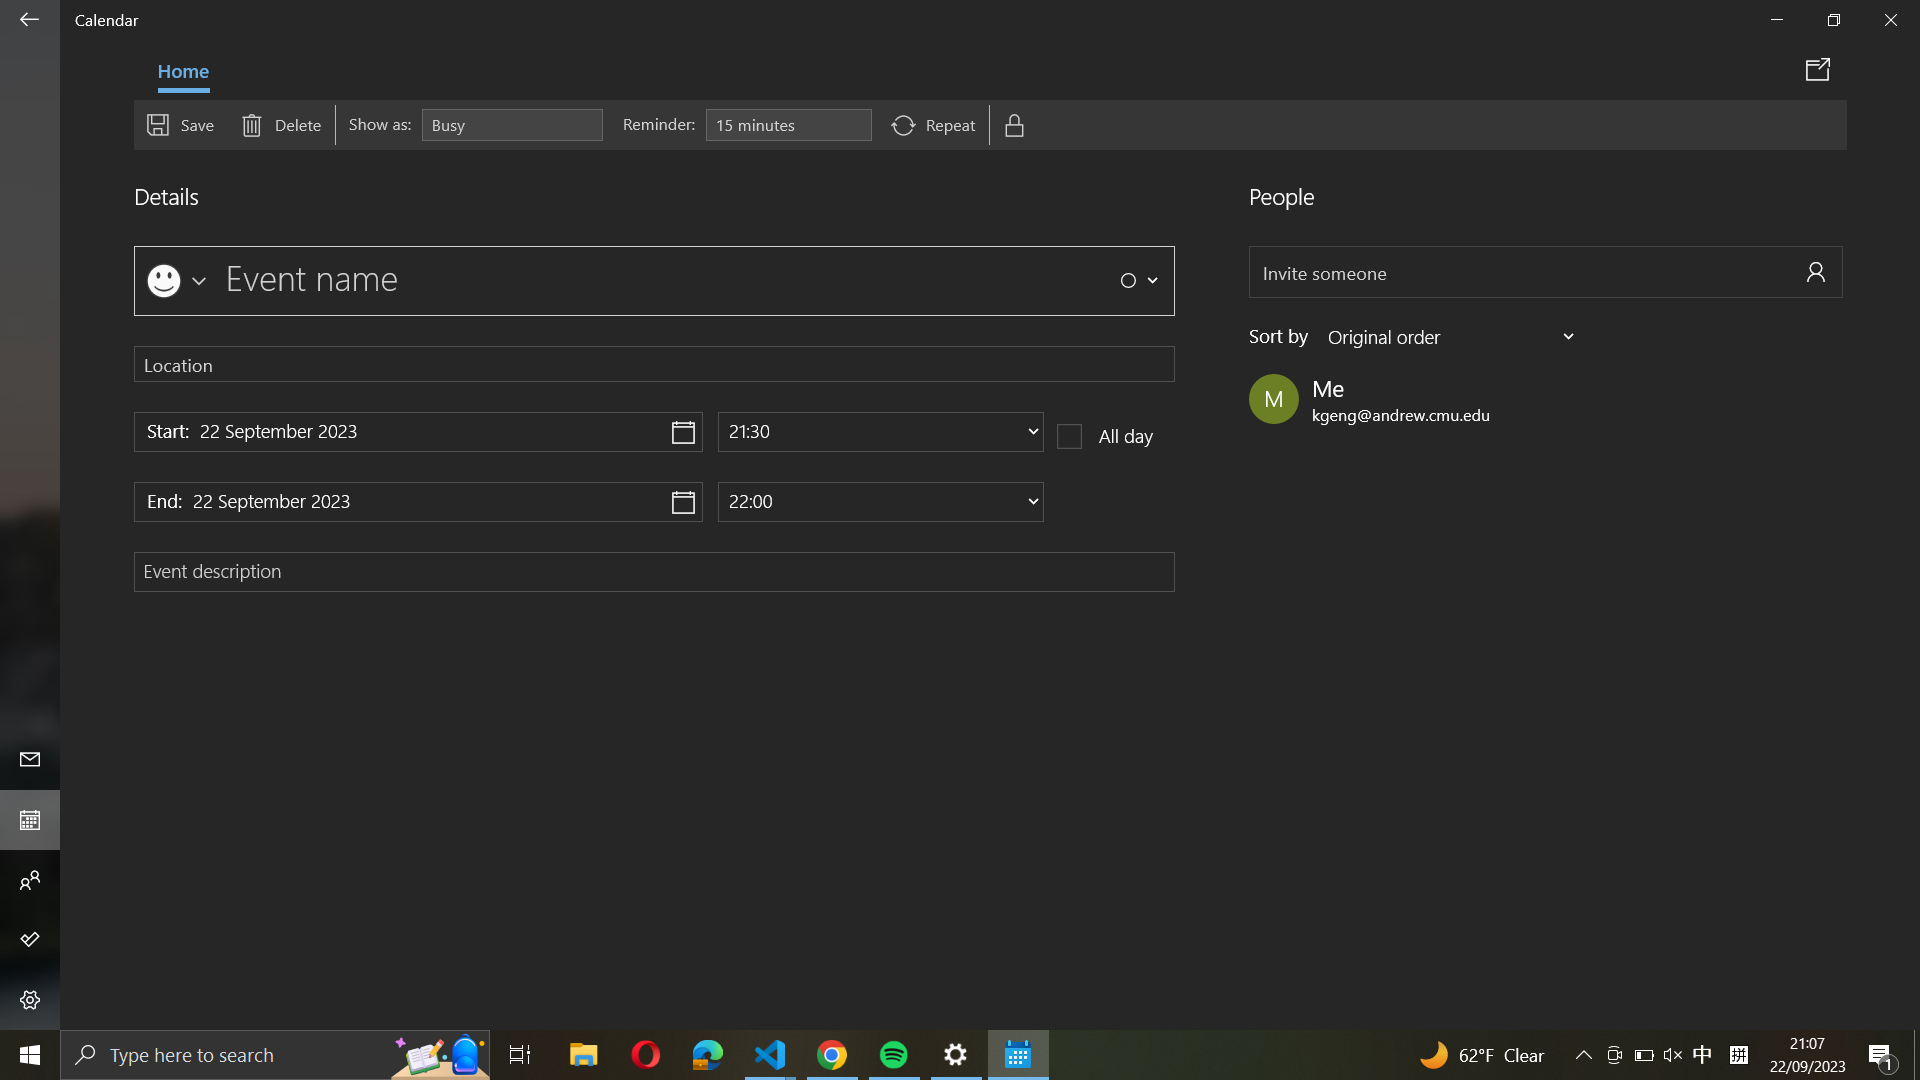 This screenshot has height=1080, width=1920. What do you see at coordinates (1821, 68) in the screenshot?
I see `Propagate event particulars via the calendar tool` at bounding box center [1821, 68].